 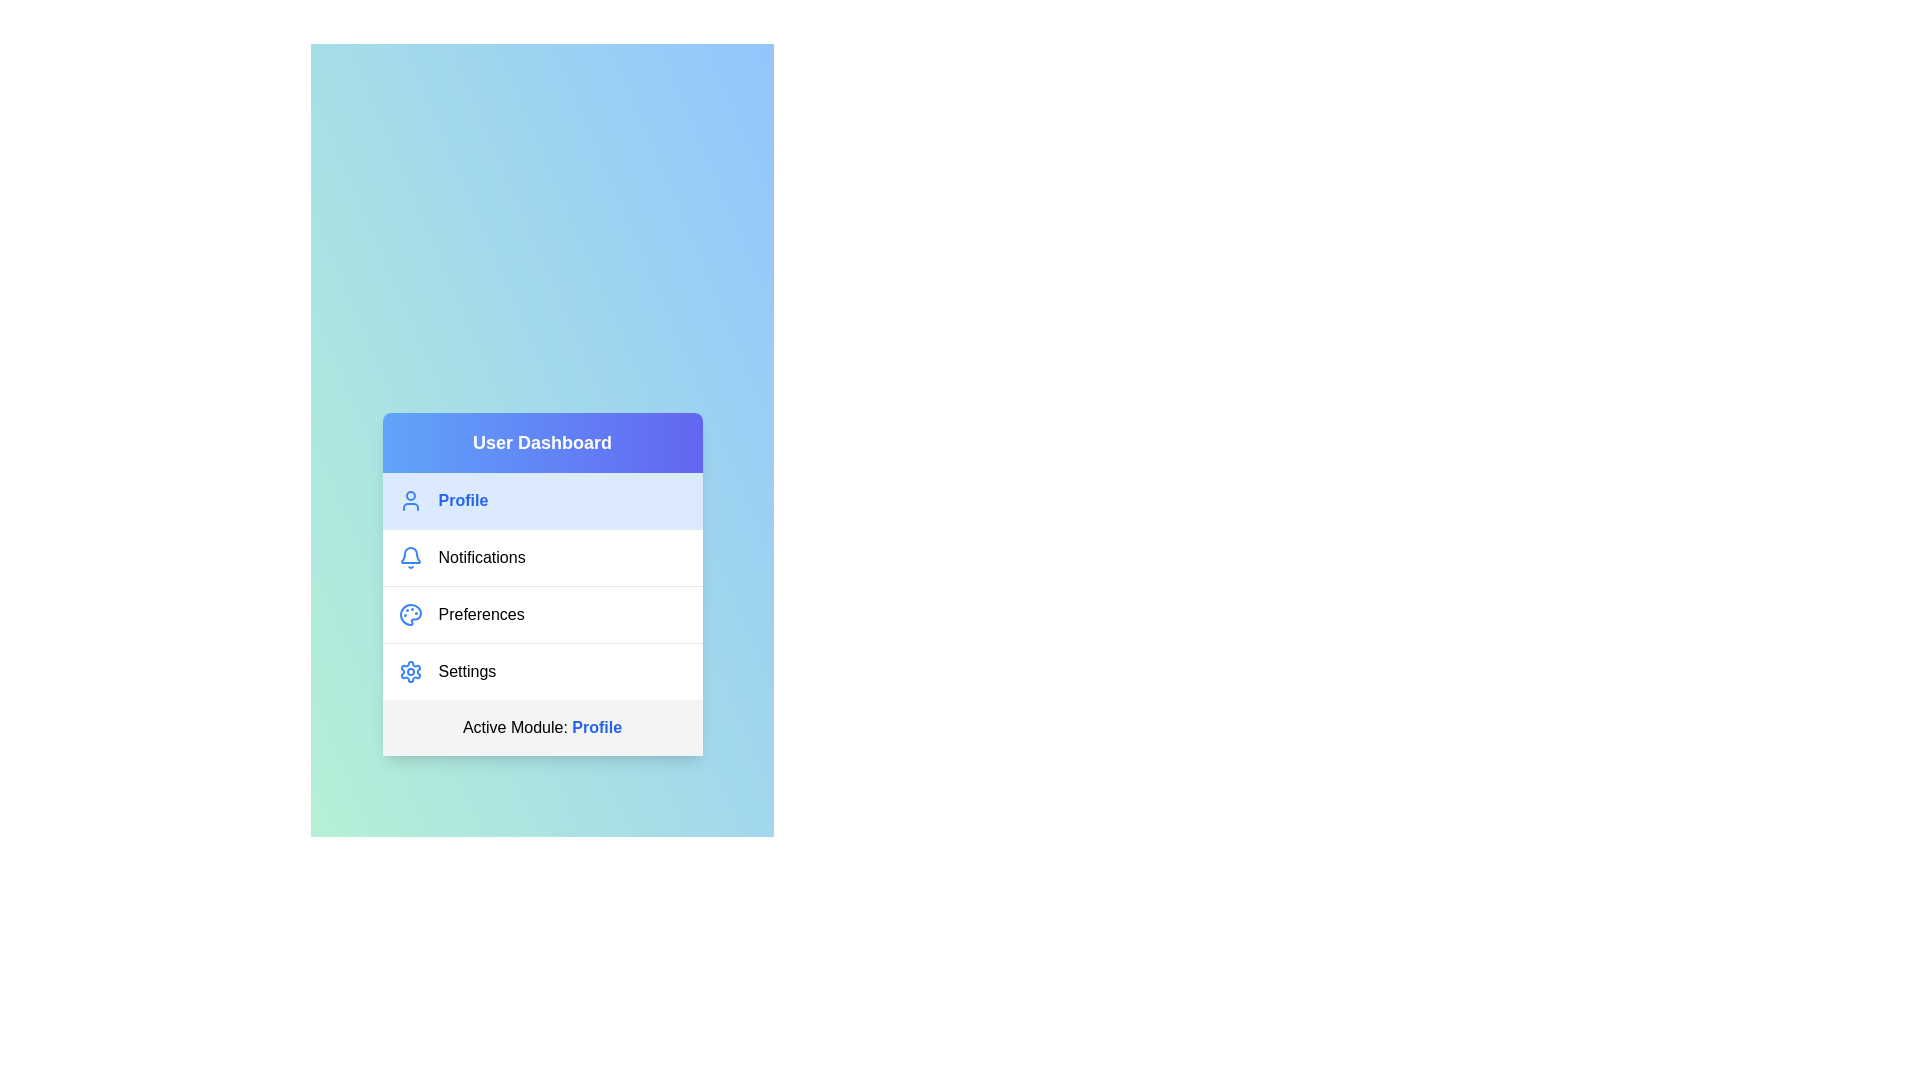 What do you see at coordinates (542, 556) in the screenshot?
I see `the menu item corresponding to Notifications` at bounding box center [542, 556].